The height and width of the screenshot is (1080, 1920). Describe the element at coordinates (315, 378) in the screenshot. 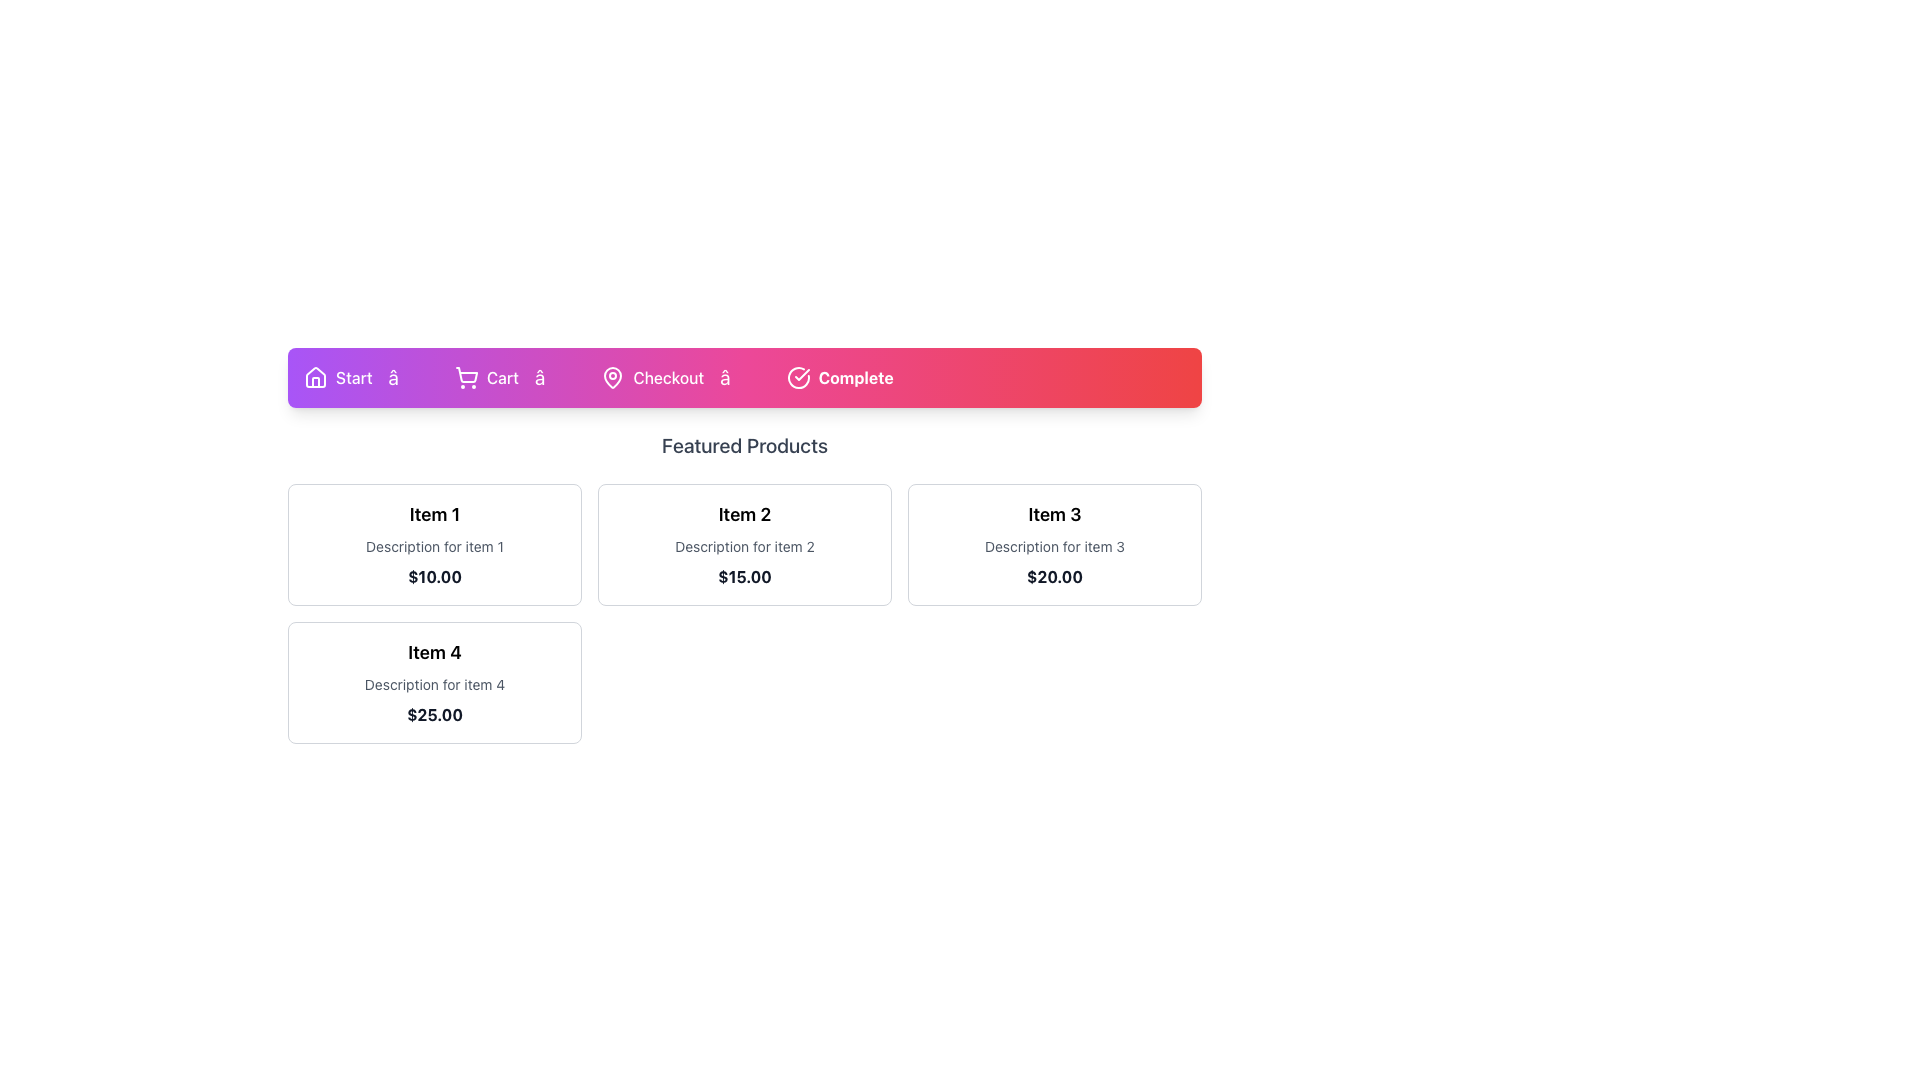

I see `the homepage icon located on the left side of the 'Start' button in the top navigation bar` at that location.